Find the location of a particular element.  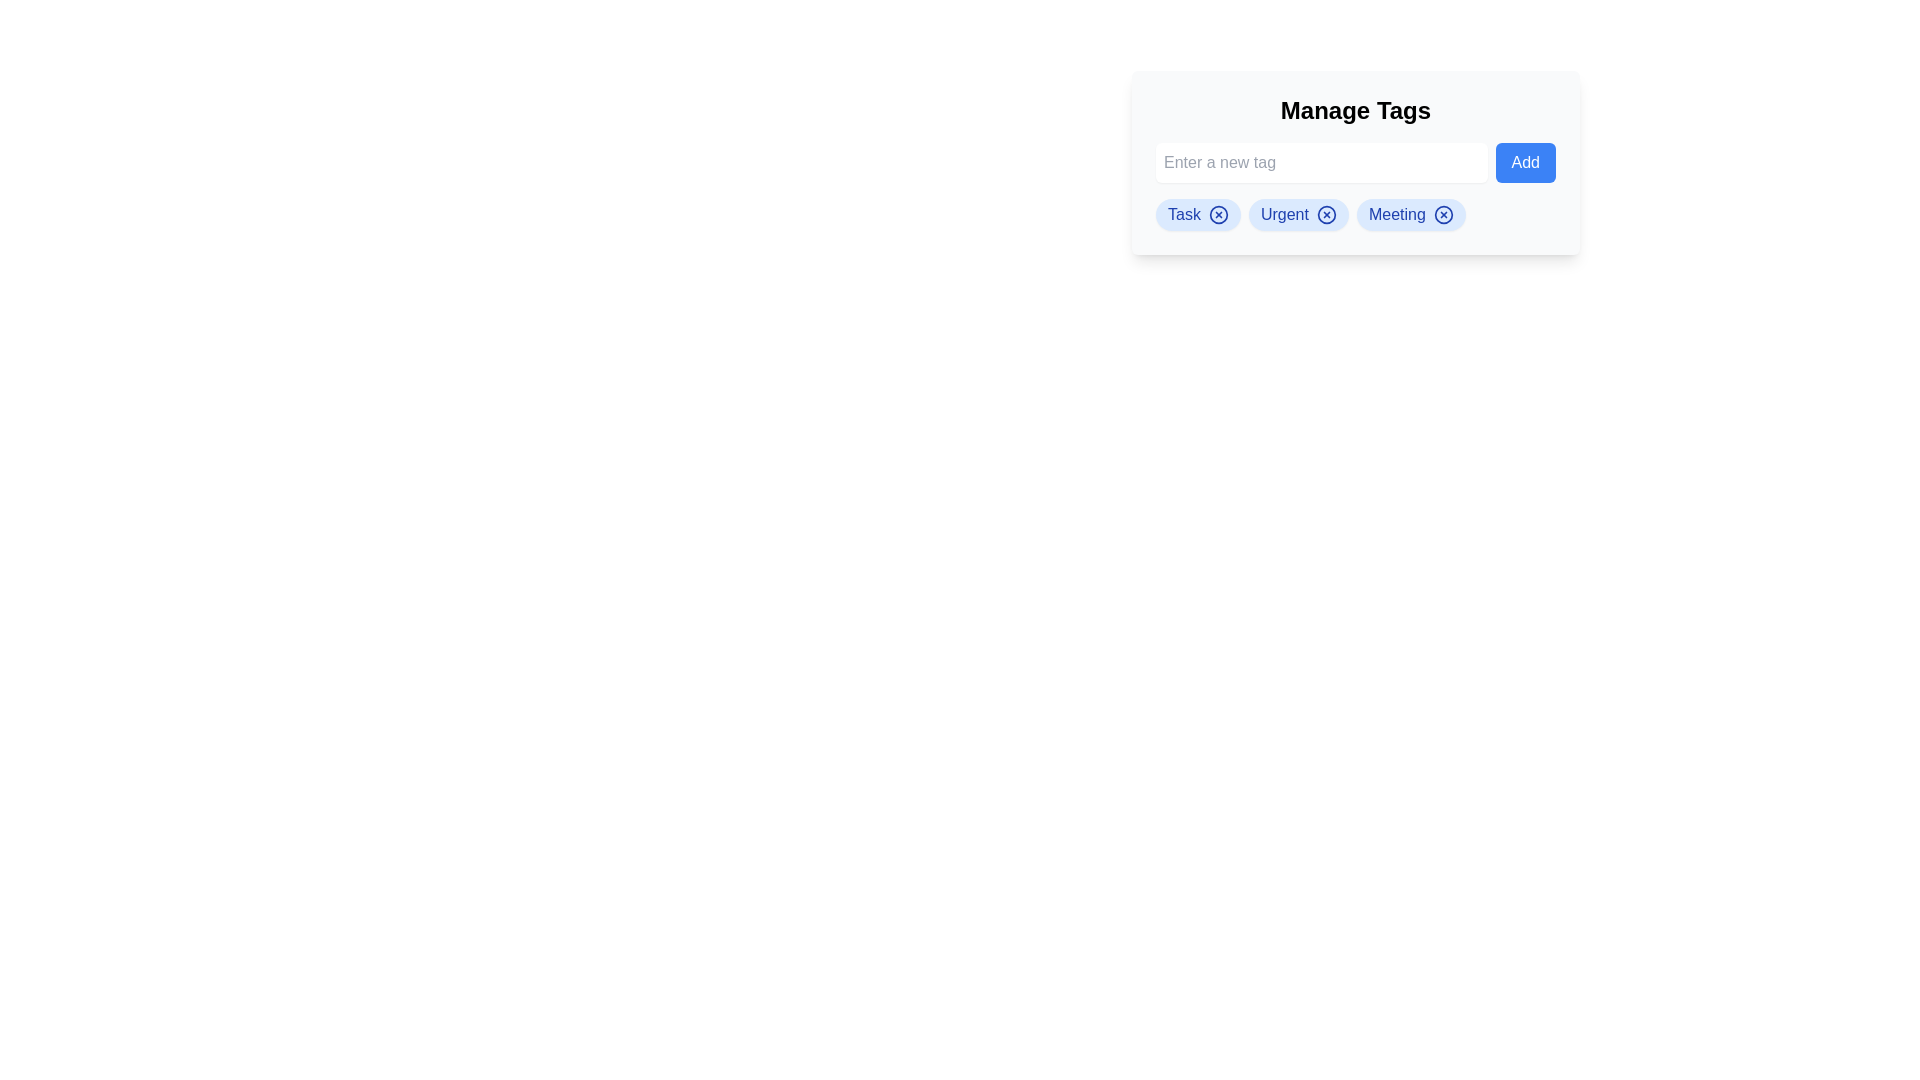

the small circular close icon with an 'X' in the middle located at the end of the 'Urgent' tag is located at coordinates (1326, 215).